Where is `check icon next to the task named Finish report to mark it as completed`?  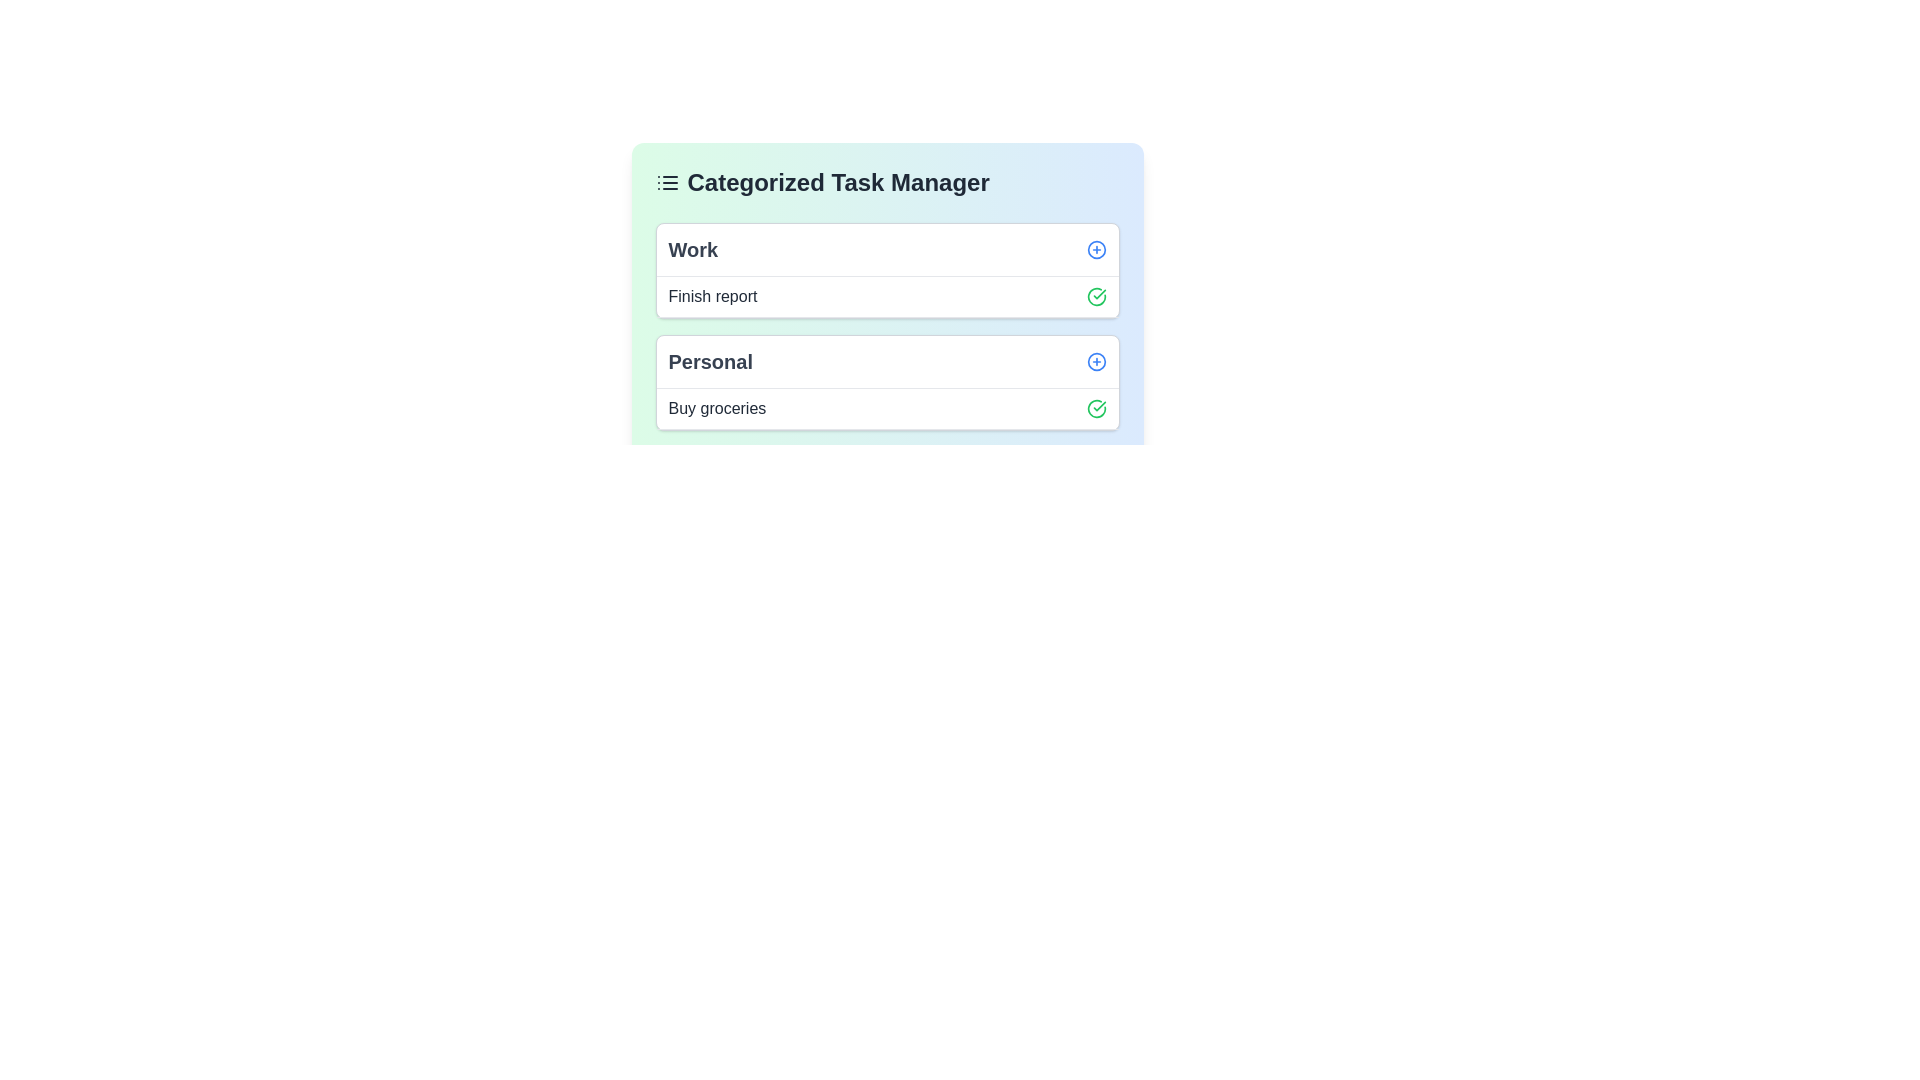
check icon next to the task named Finish report to mark it as completed is located at coordinates (1095, 297).